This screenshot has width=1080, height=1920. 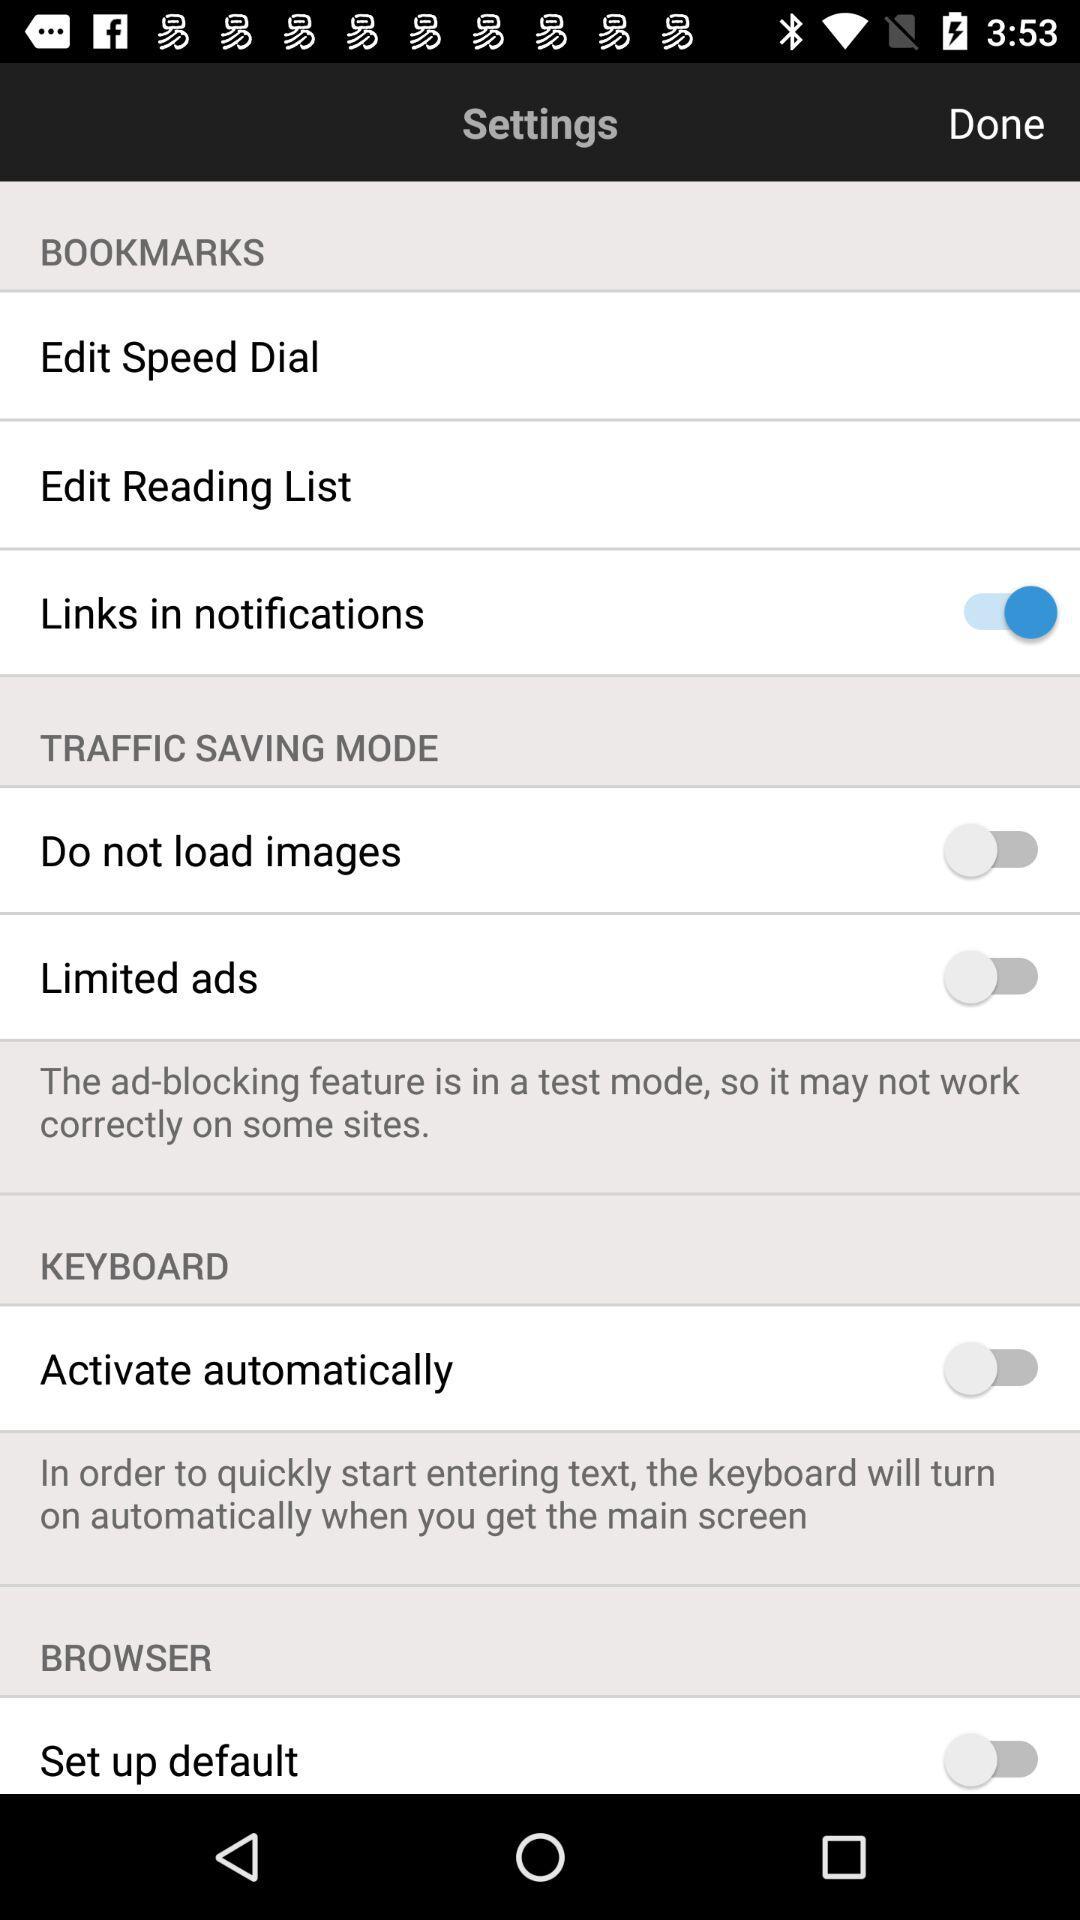 What do you see at coordinates (898, 121) in the screenshot?
I see `the done item` at bounding box center [898, 121].